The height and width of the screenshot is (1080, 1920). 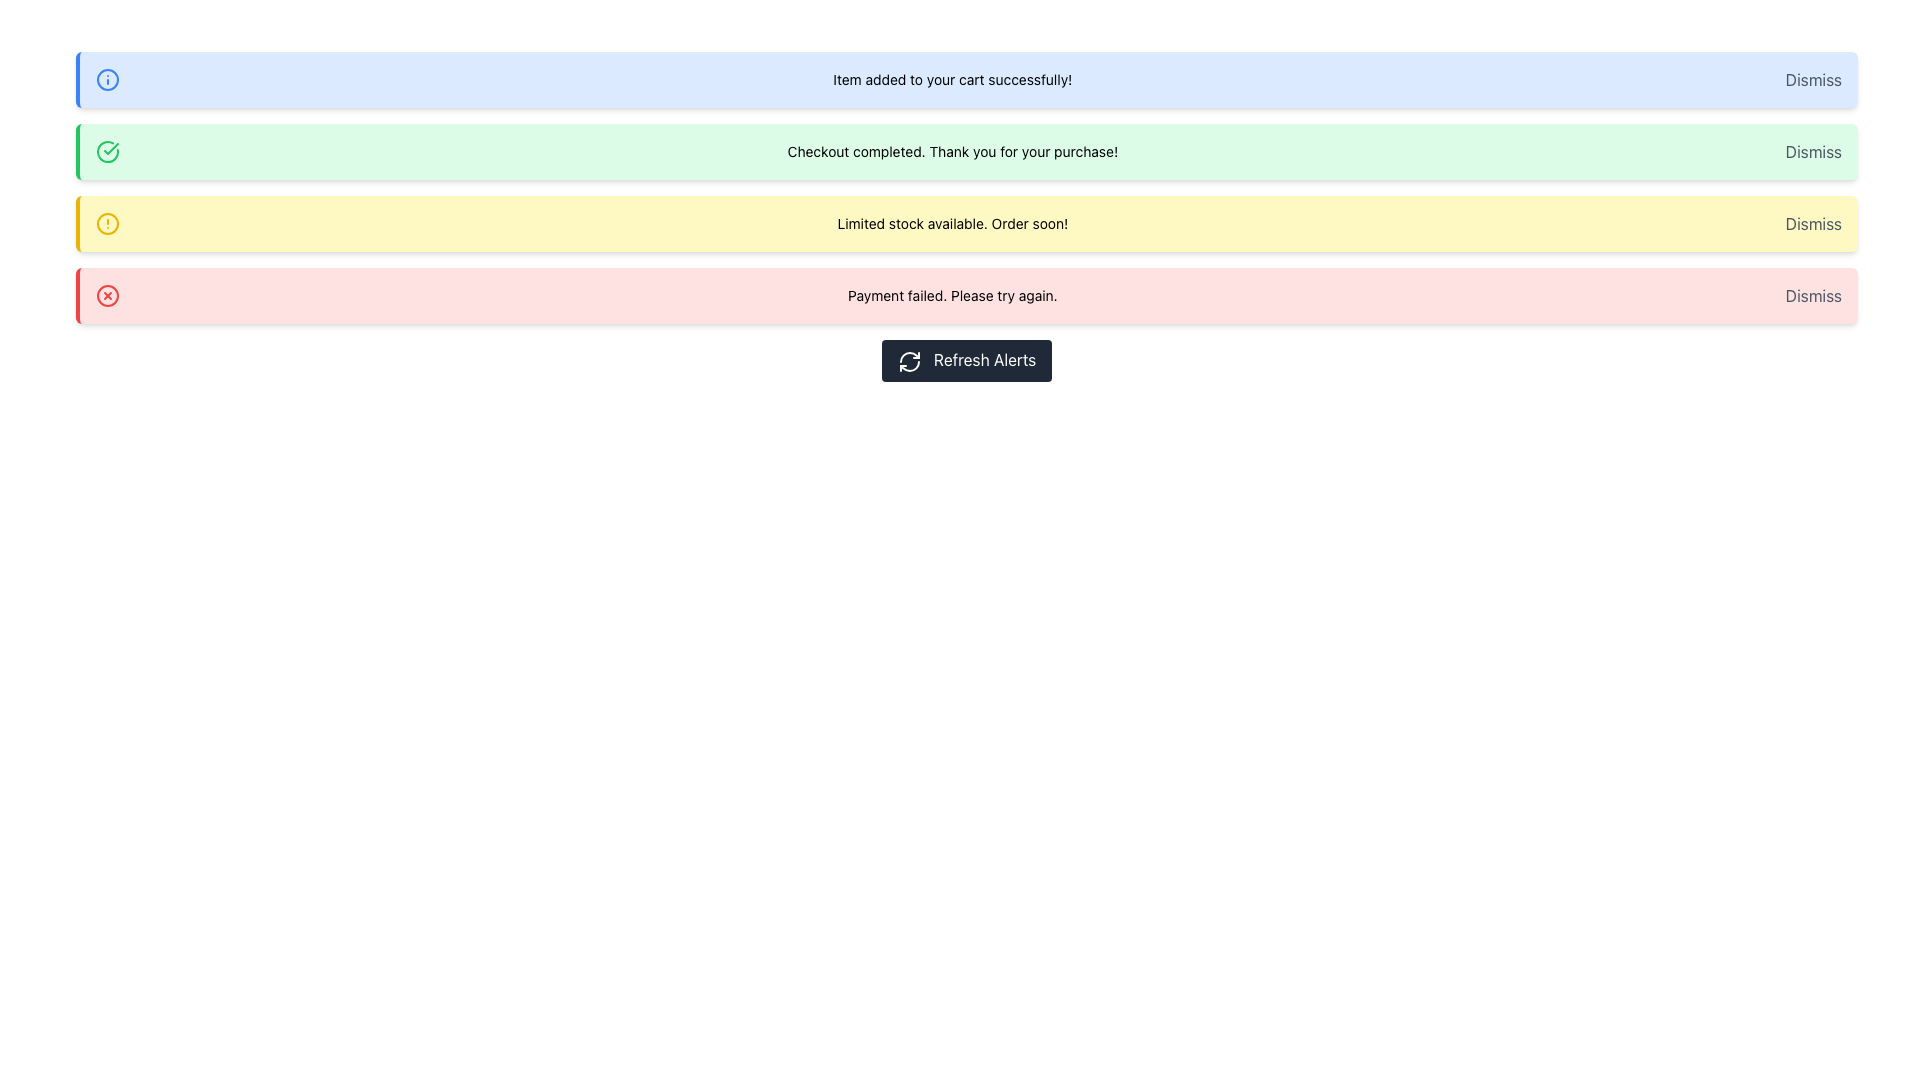 I want to click on the circular refresh icon within the 'Refresh Alerts' button, so click(x=908, y=361).